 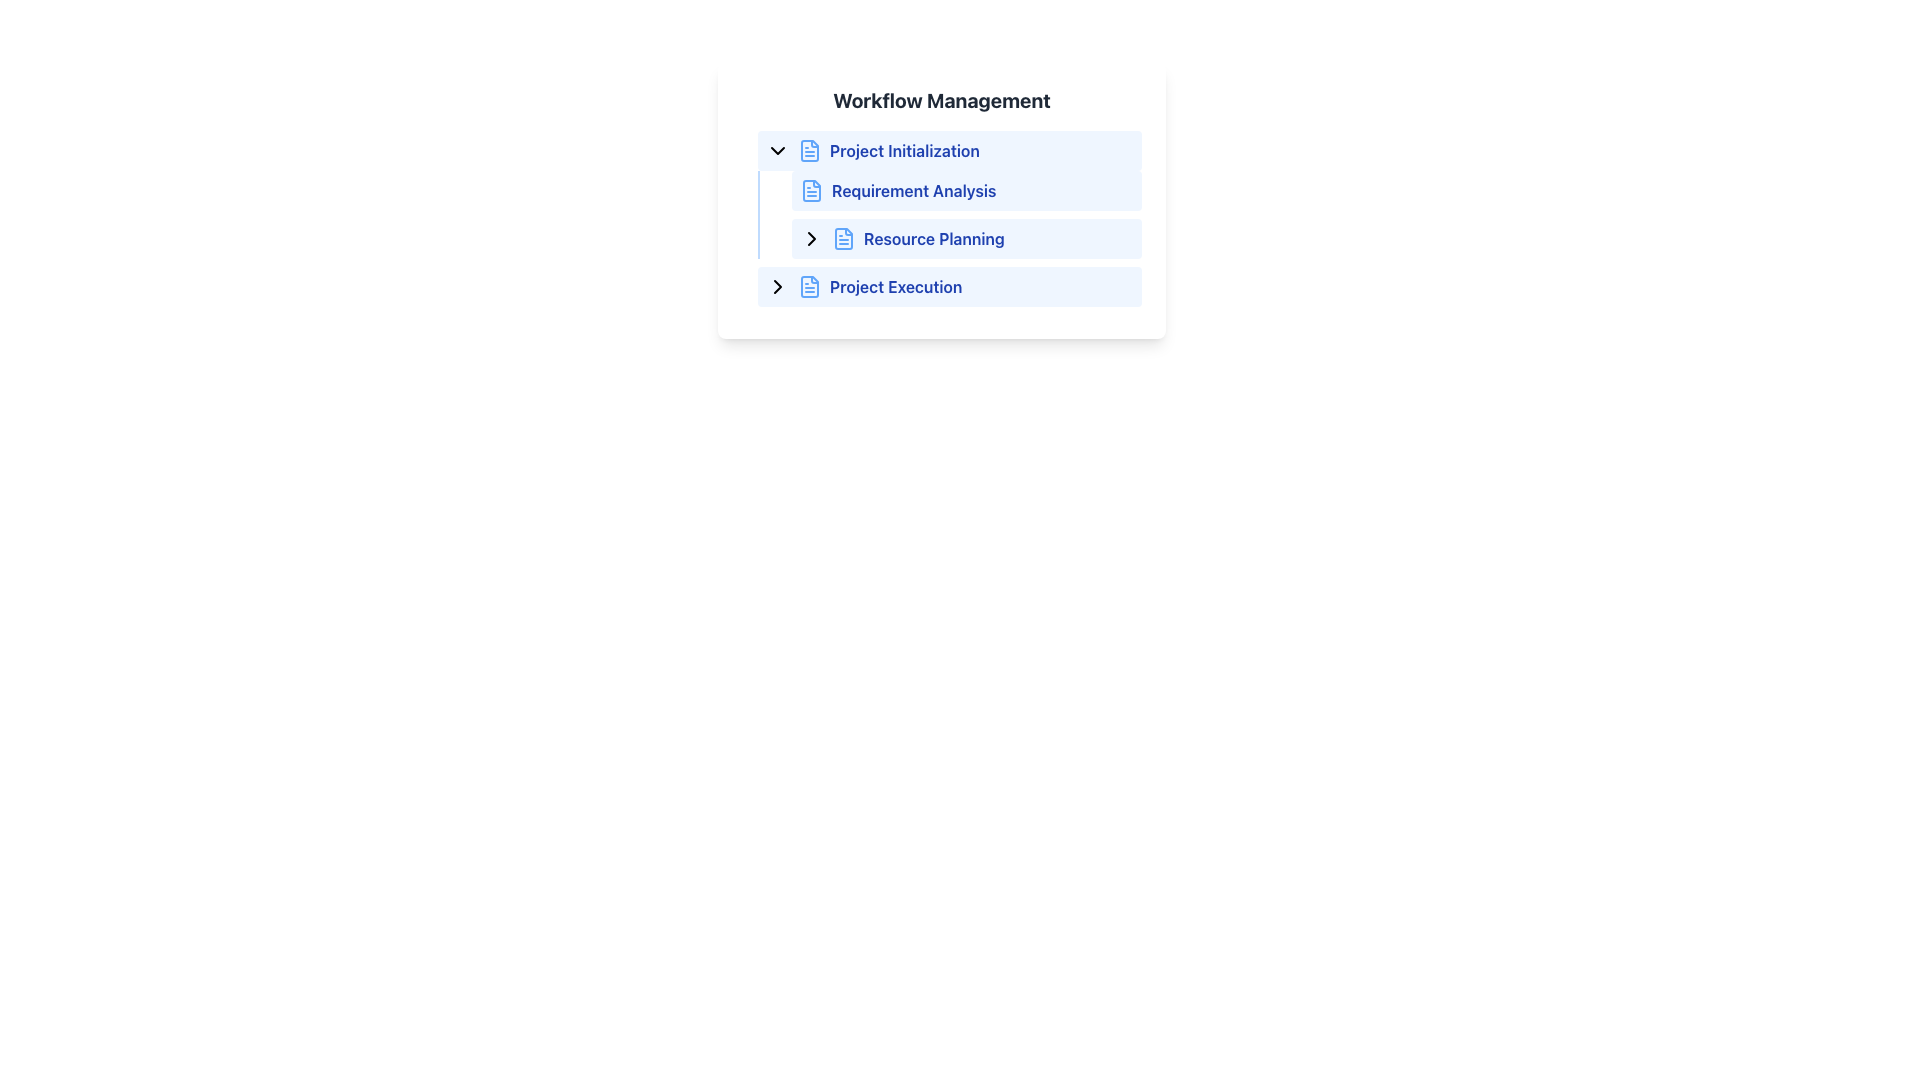 I want to click on the second chevron icon positioned near the leftmost side of the 'Project Execution' list item, so click(x=776, y=286).